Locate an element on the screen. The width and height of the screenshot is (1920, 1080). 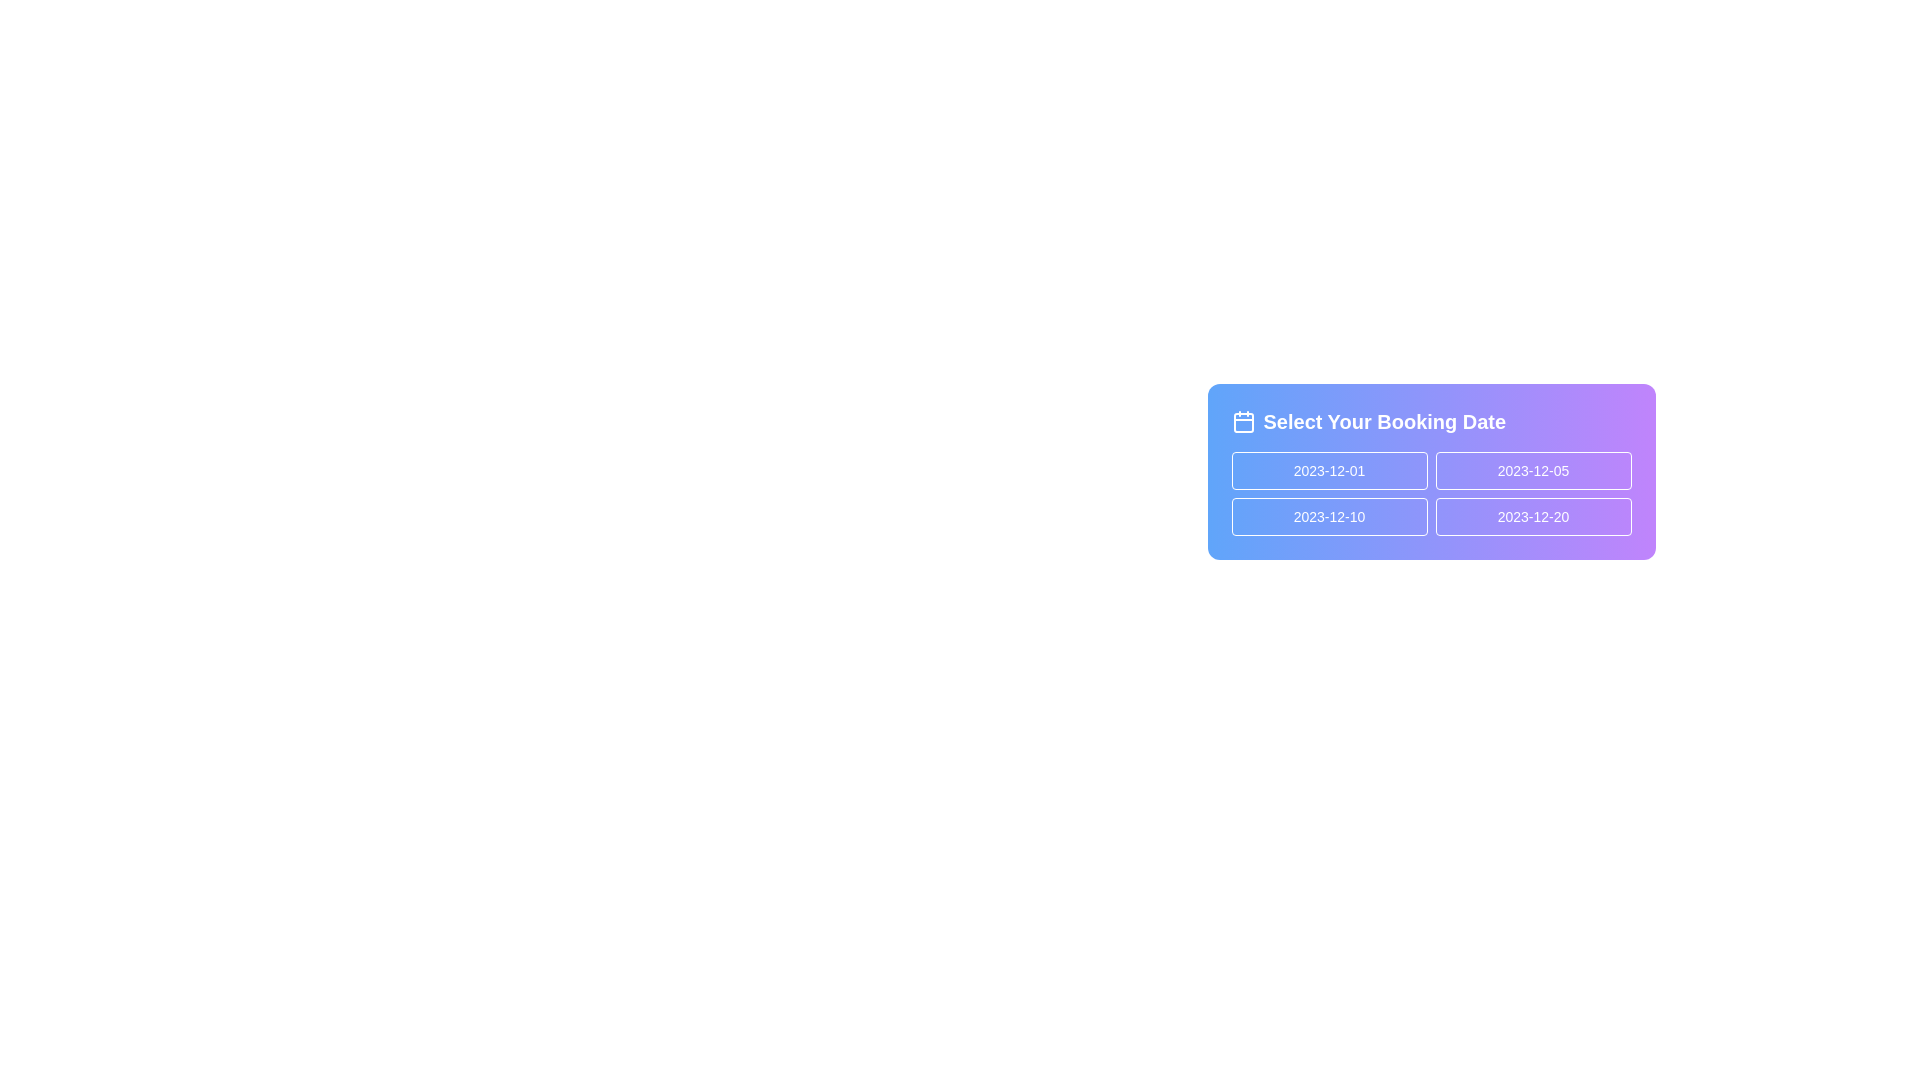
the grid layout containing buttons for selecting booking dates, such as '2023-12-01' and '2023-12-05' is located at coordinates (1430, 493).